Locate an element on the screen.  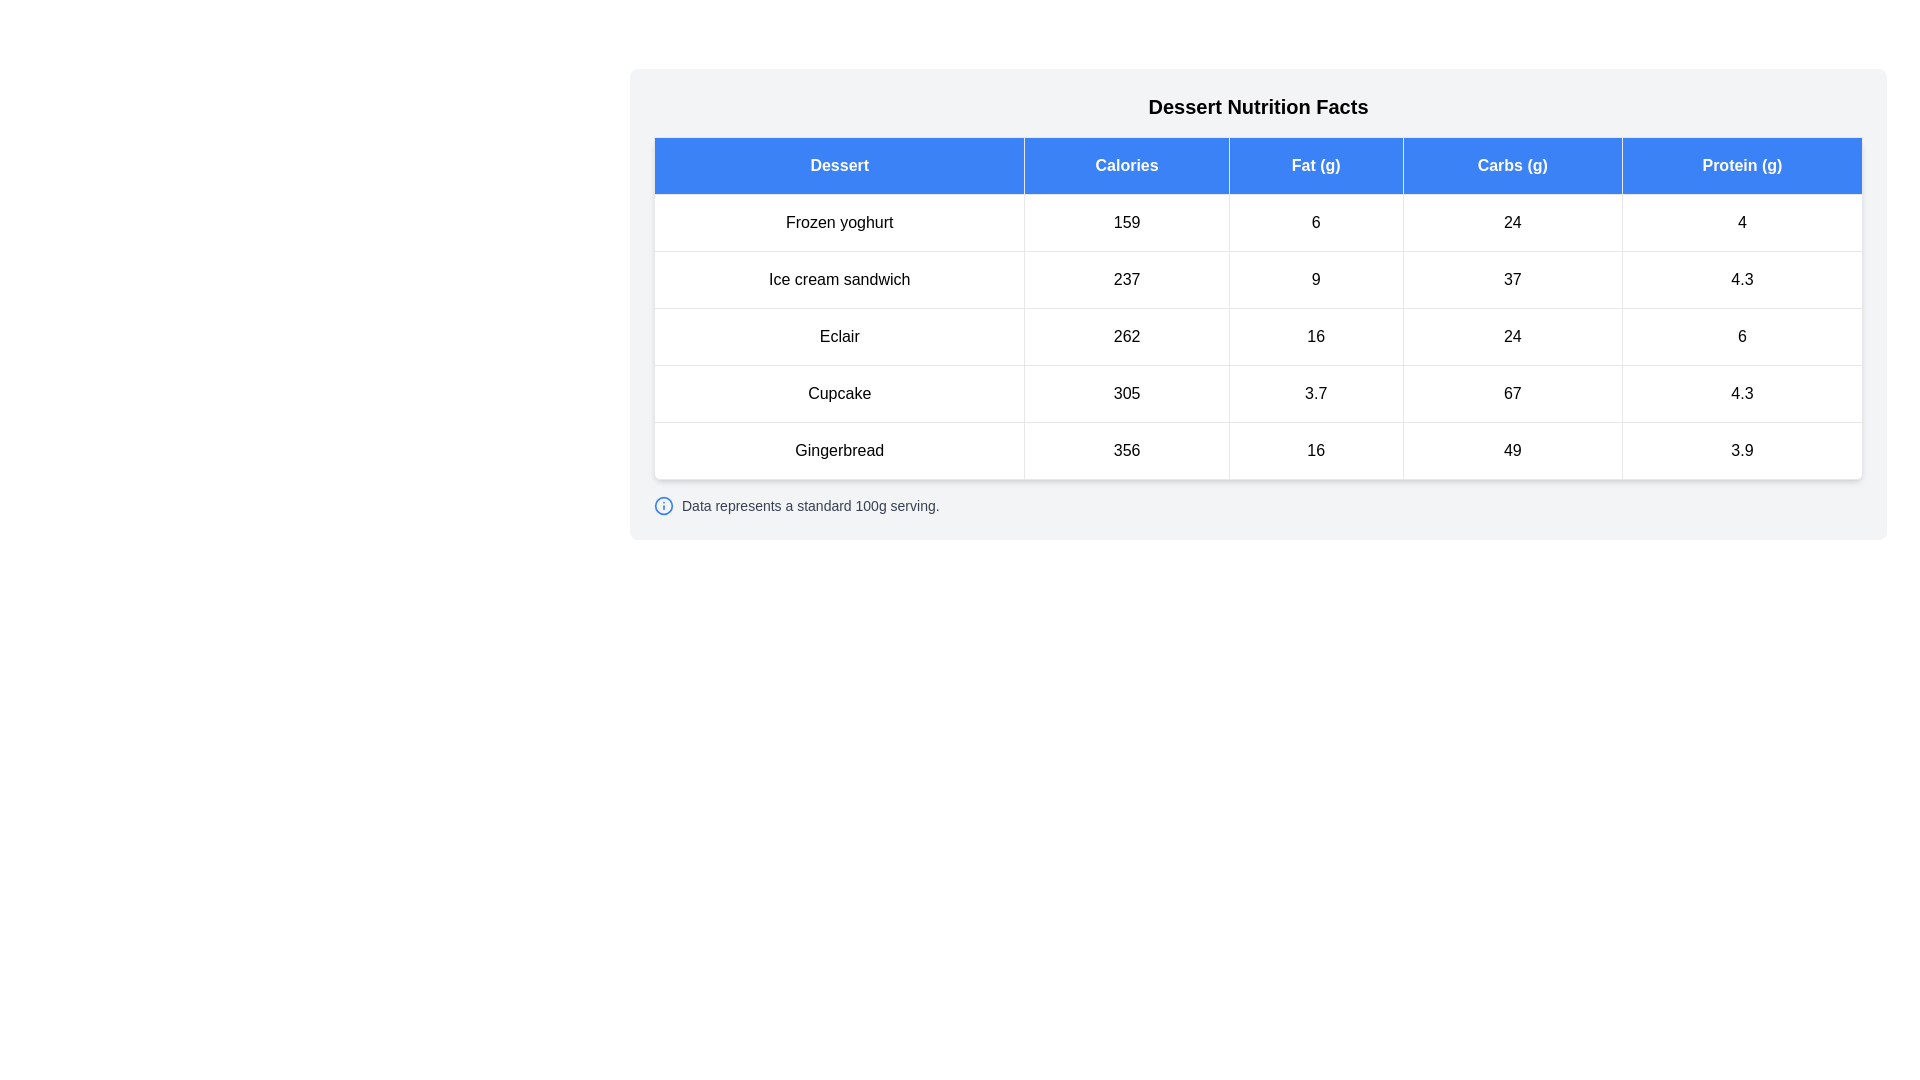
the header Calories to sort the table by that column is located at coordinates (1127, 164).